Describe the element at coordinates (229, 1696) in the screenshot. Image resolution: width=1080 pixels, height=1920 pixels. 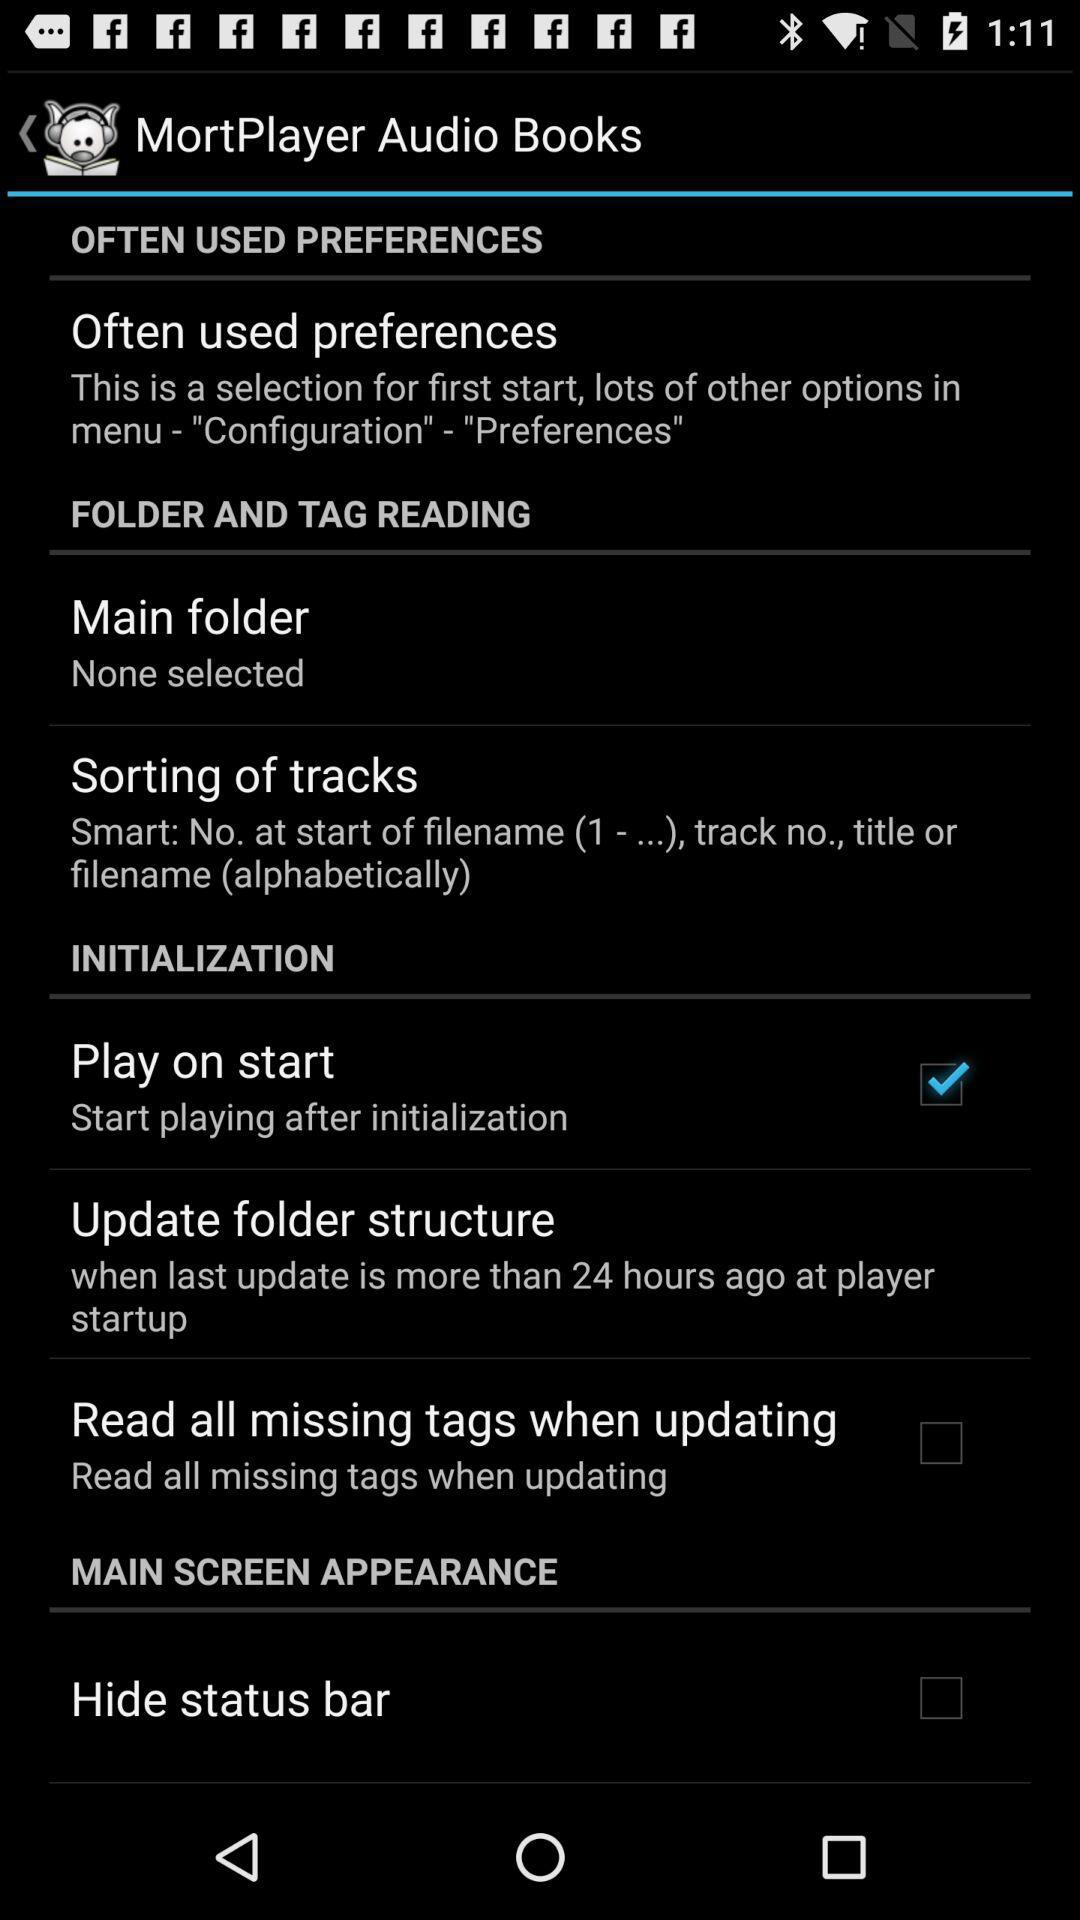
I see `the hide status bar icon` at that location.